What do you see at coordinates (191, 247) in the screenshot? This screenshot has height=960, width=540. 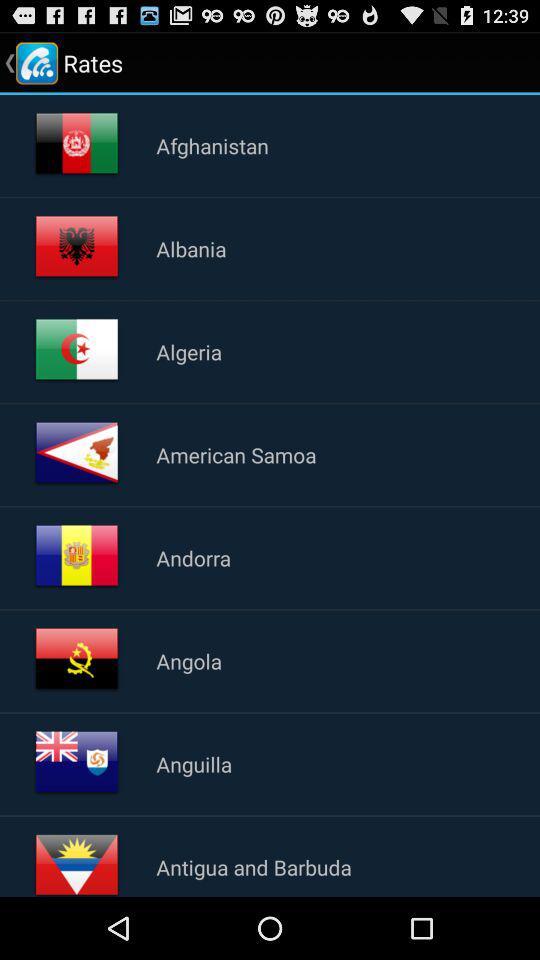 I see `the albania` at bounding box center [191, 247].